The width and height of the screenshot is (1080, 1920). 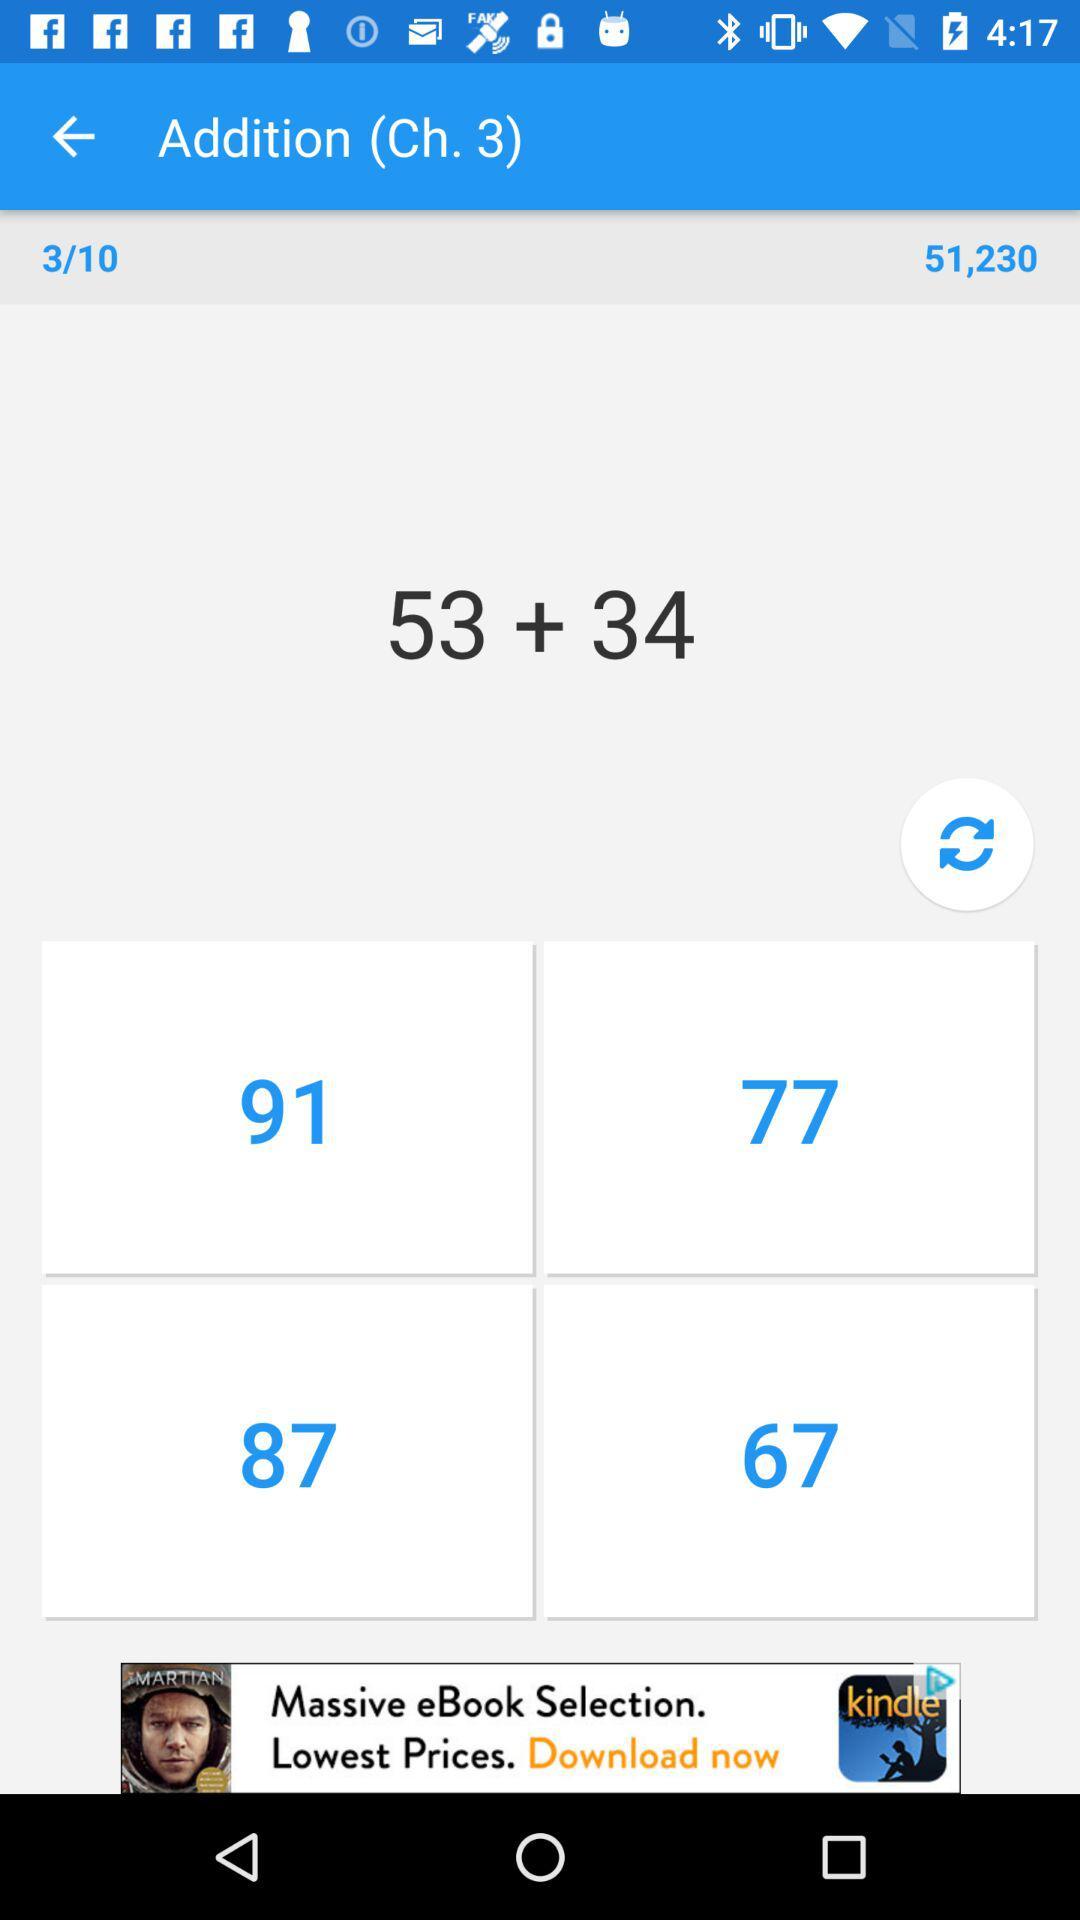 What do you see at coordinates (540, 1727) in the screenshot?
I see `advertisement page` at bounding box center [540, 1727].